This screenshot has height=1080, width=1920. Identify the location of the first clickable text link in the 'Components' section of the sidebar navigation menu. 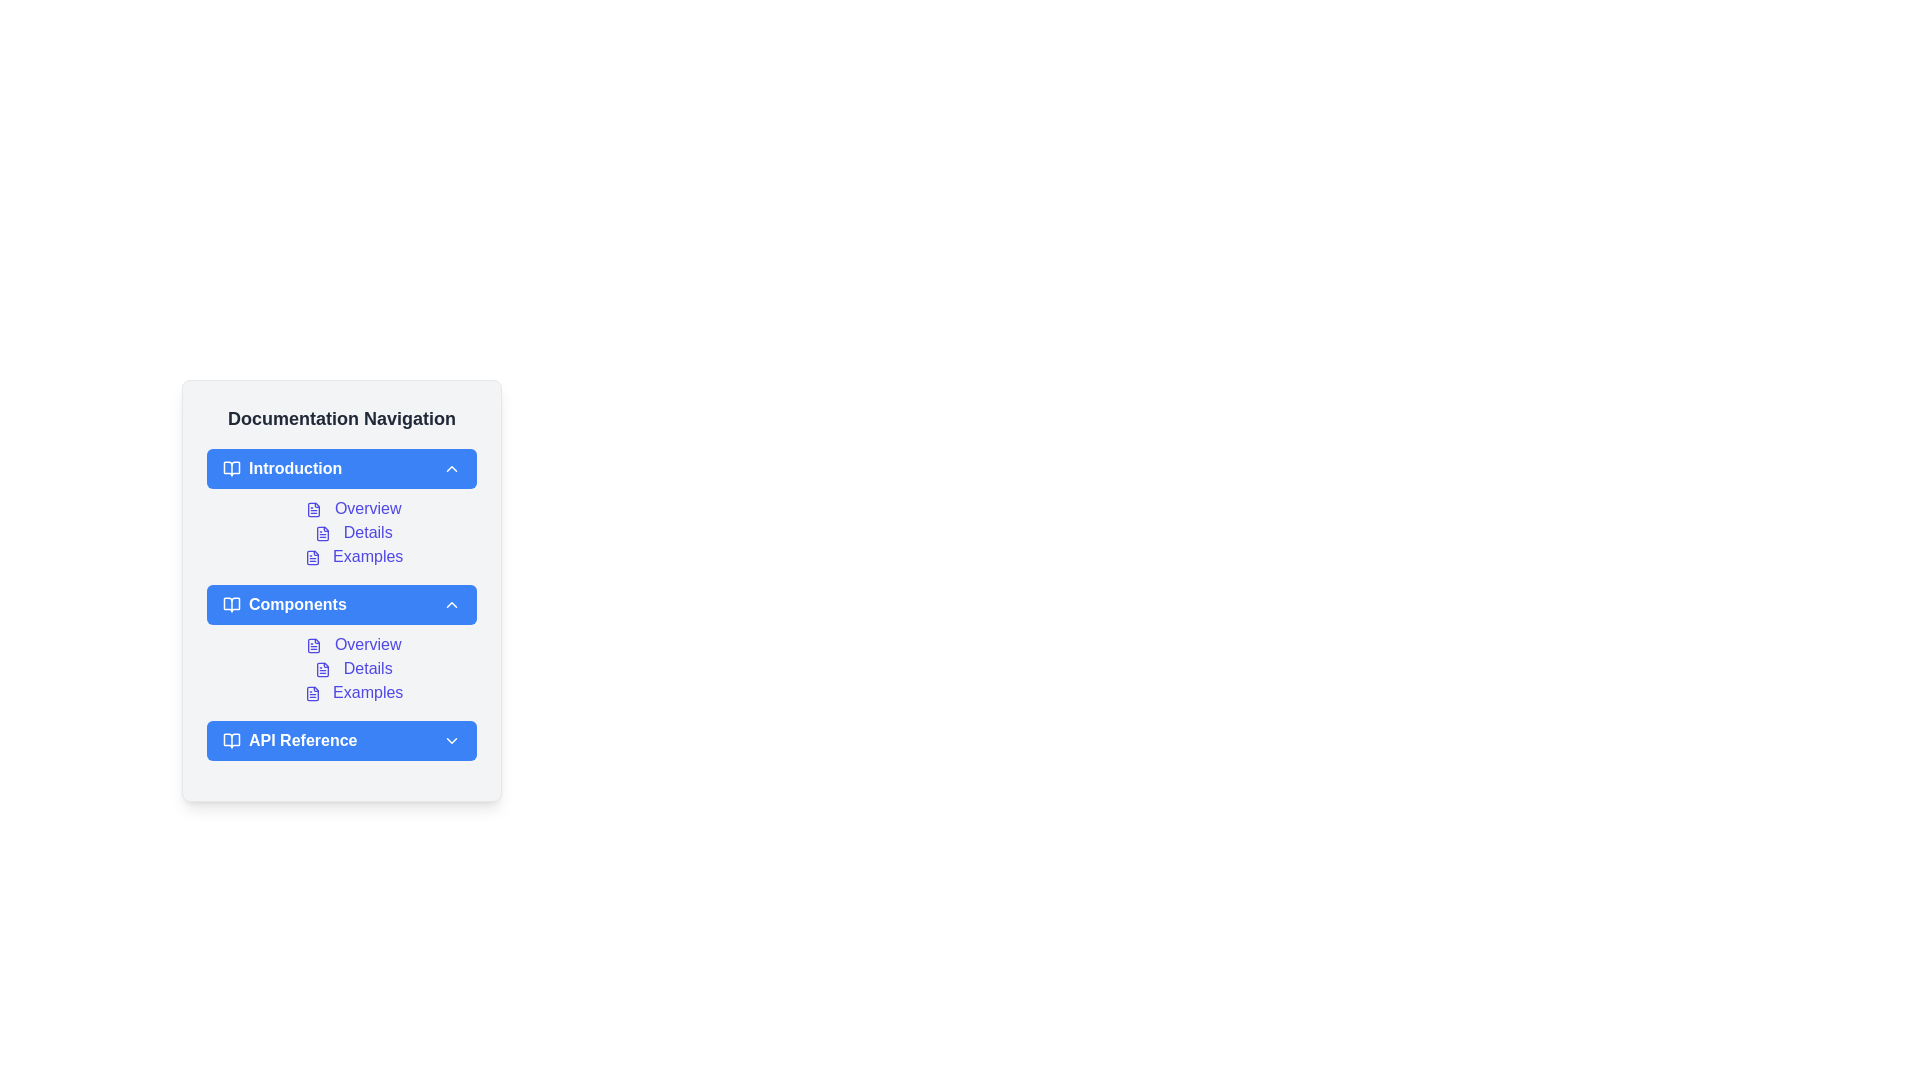
(341, 644).